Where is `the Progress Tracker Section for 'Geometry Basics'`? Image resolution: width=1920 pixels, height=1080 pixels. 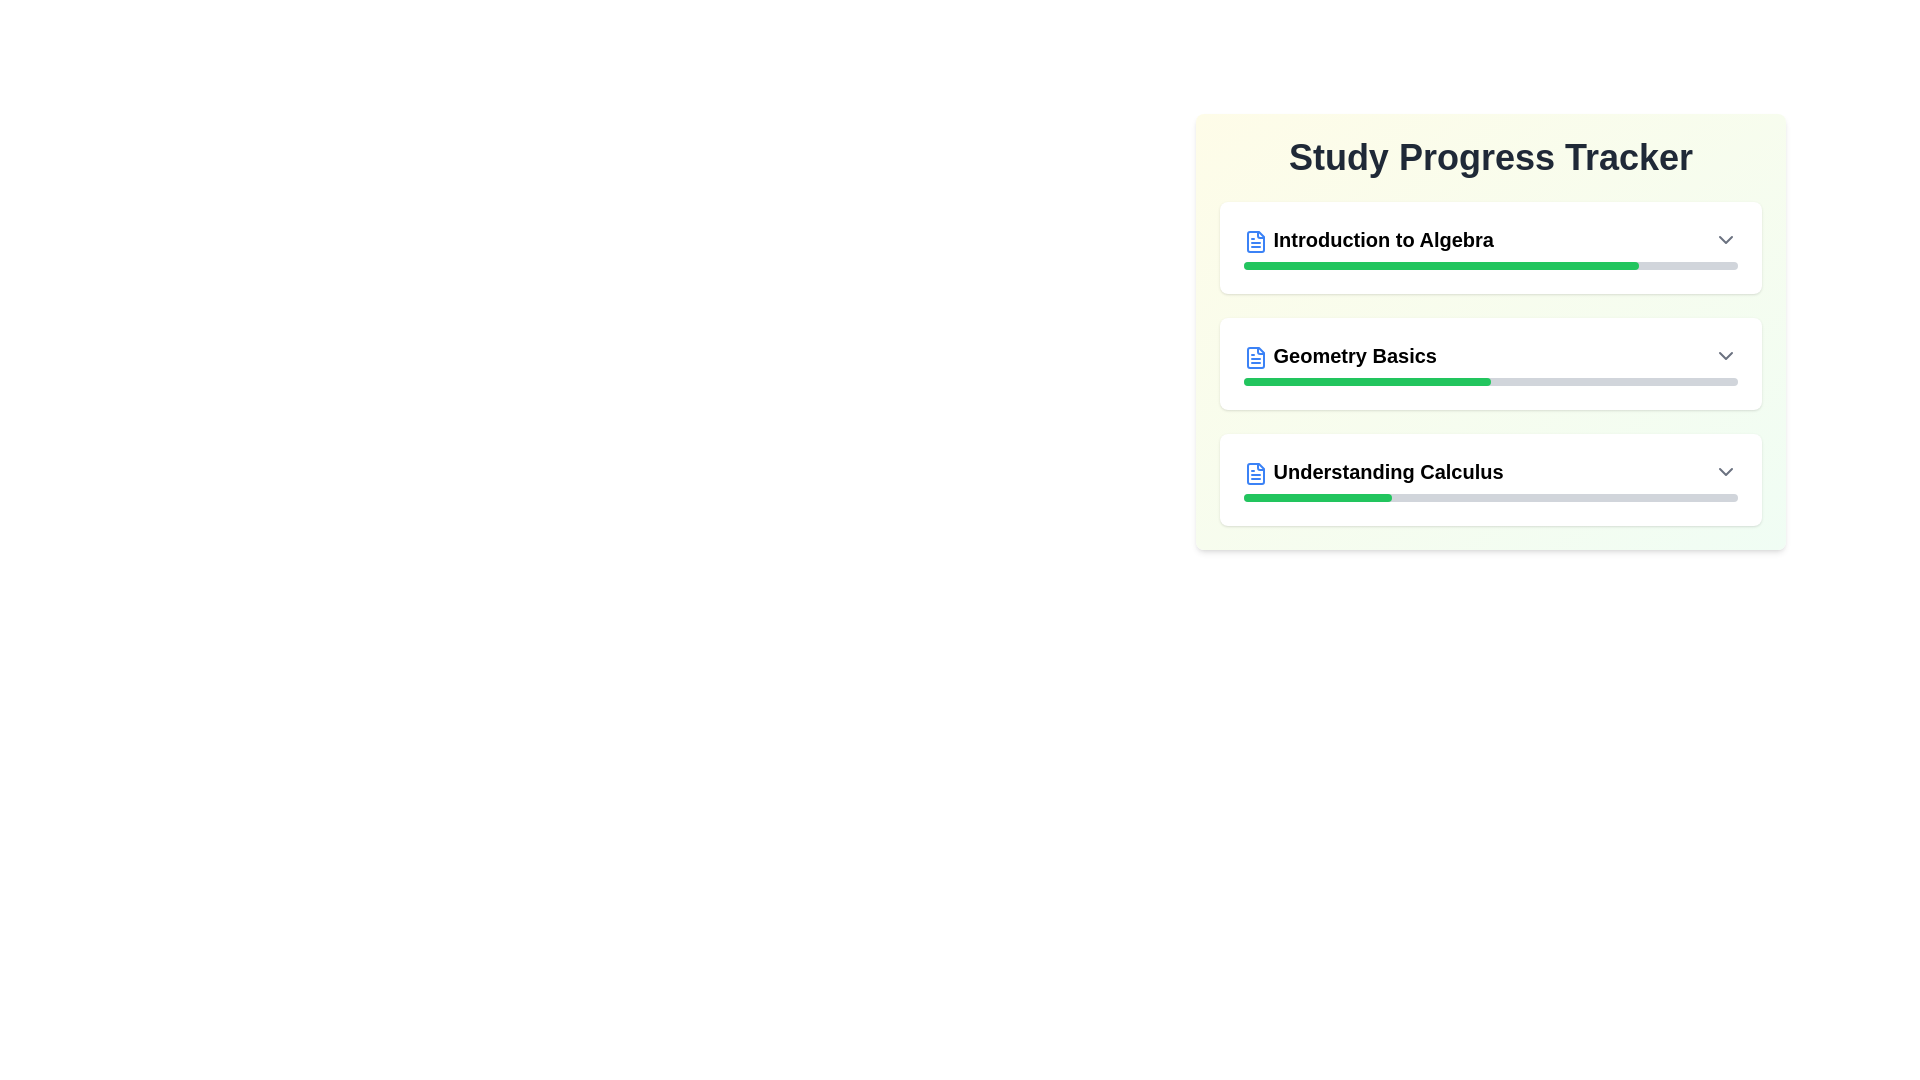 the Progress Tracker Section for 'Geometry Basics' is located at coordinates (1491, 363).